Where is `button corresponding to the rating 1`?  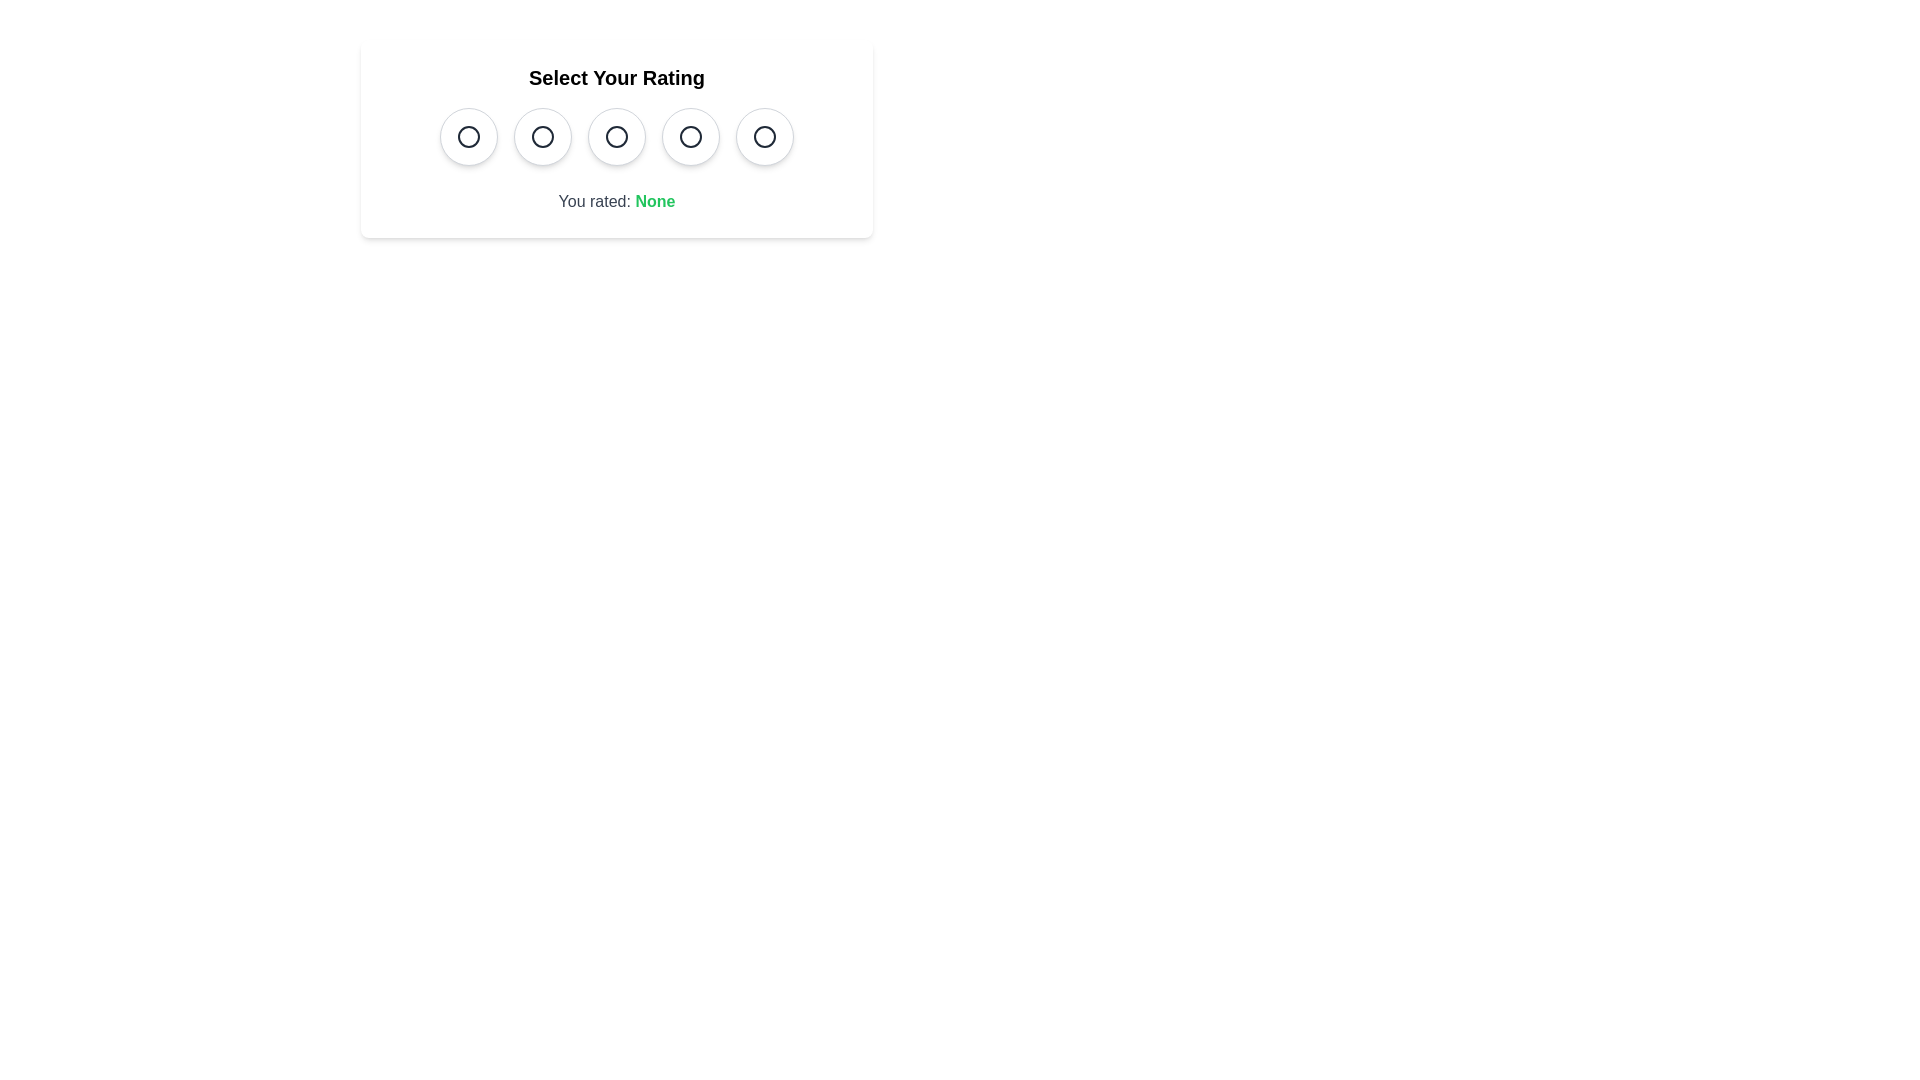 button corresponding to the rating 1 is located at coordinates (468, 136).